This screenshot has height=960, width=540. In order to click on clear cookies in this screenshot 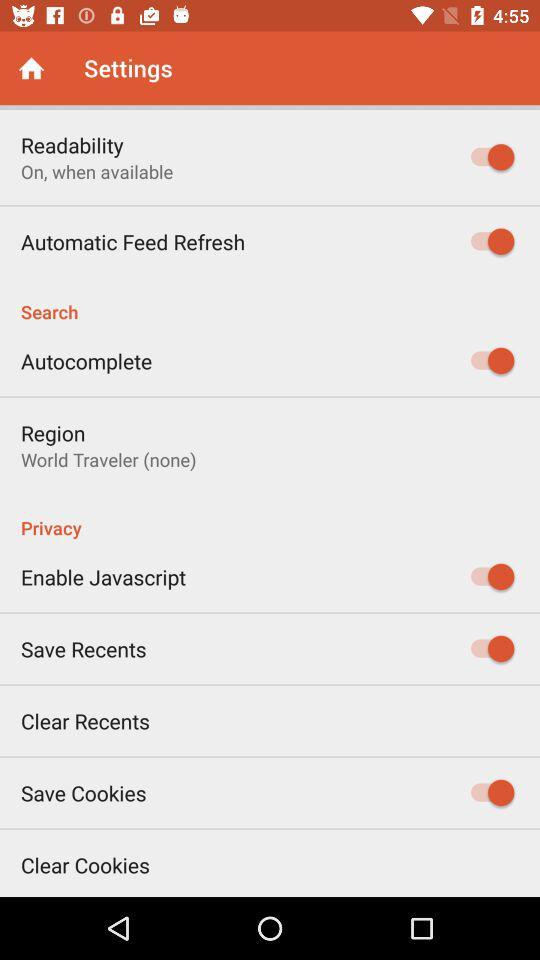, I will do `click(84, 864)`.